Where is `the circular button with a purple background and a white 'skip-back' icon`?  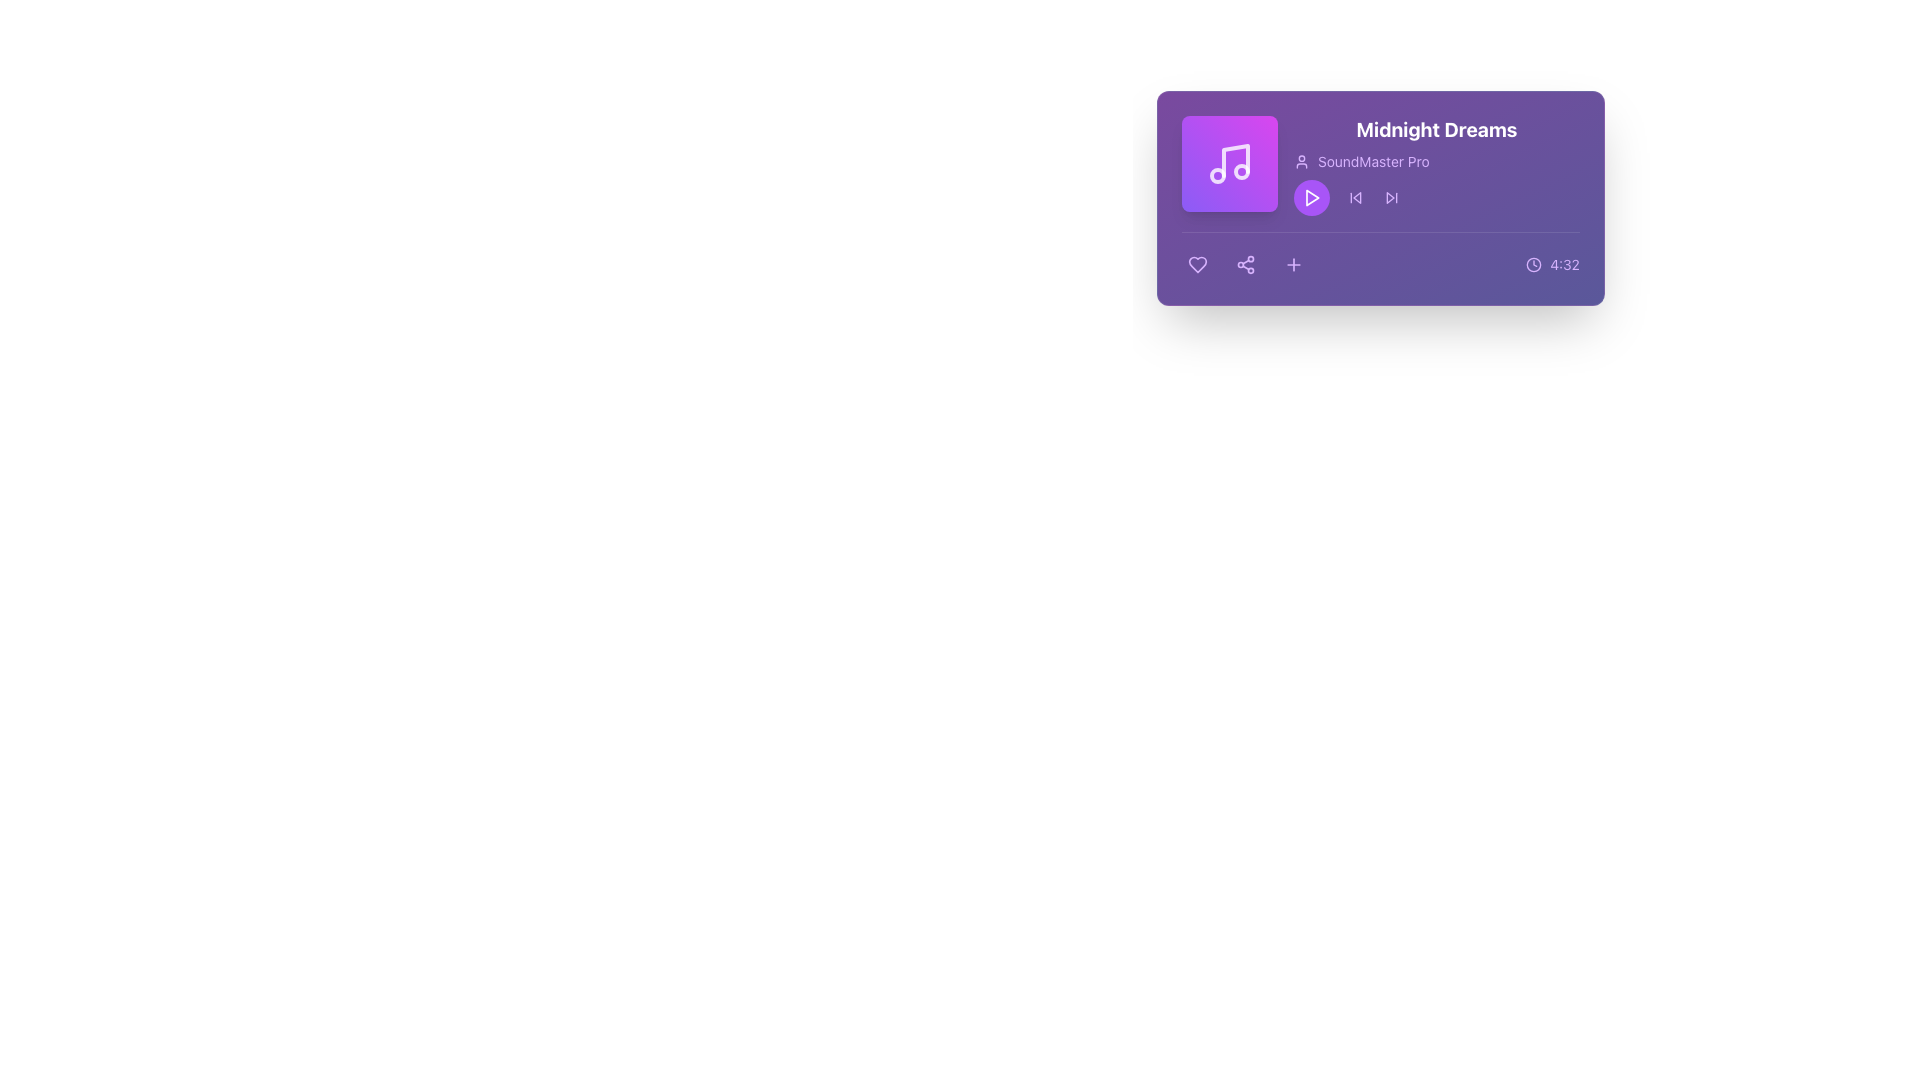 the circular button with a purple background and a white 'skip-back' icon is located at coordinates (1356, 197).